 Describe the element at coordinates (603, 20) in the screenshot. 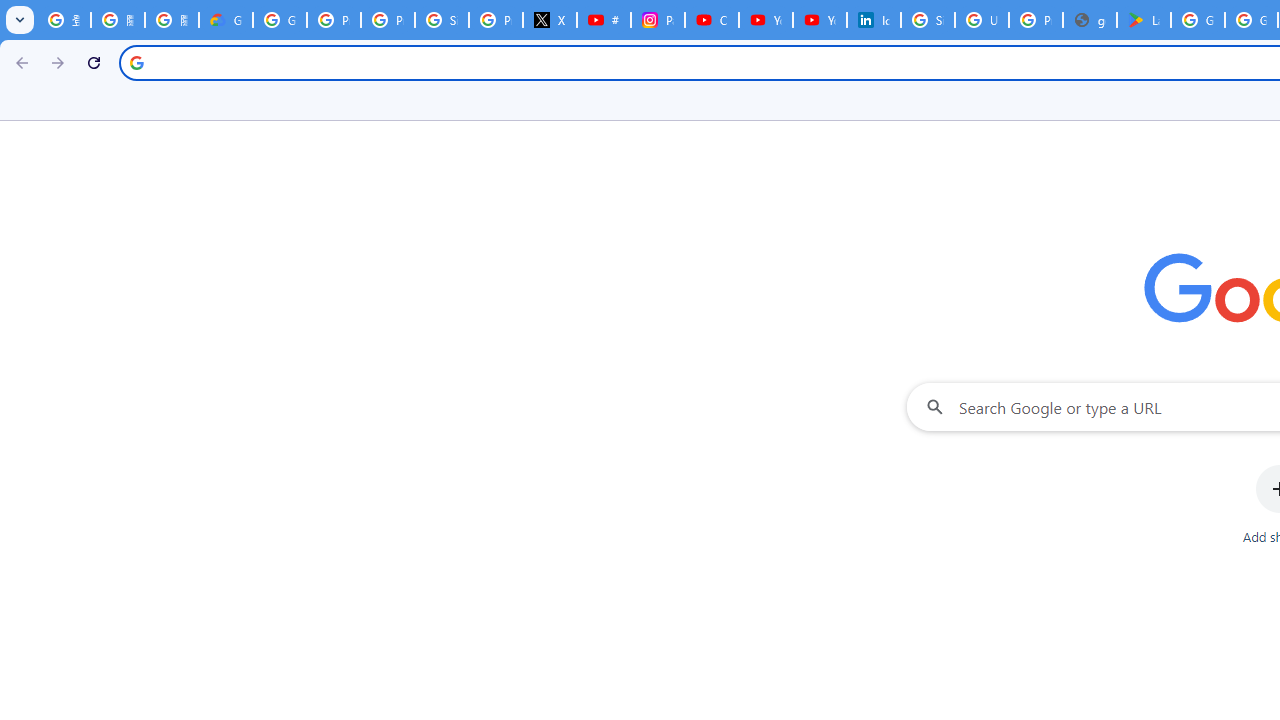

I see `'#nbabasketballhighlights - YouTube'` at that location.